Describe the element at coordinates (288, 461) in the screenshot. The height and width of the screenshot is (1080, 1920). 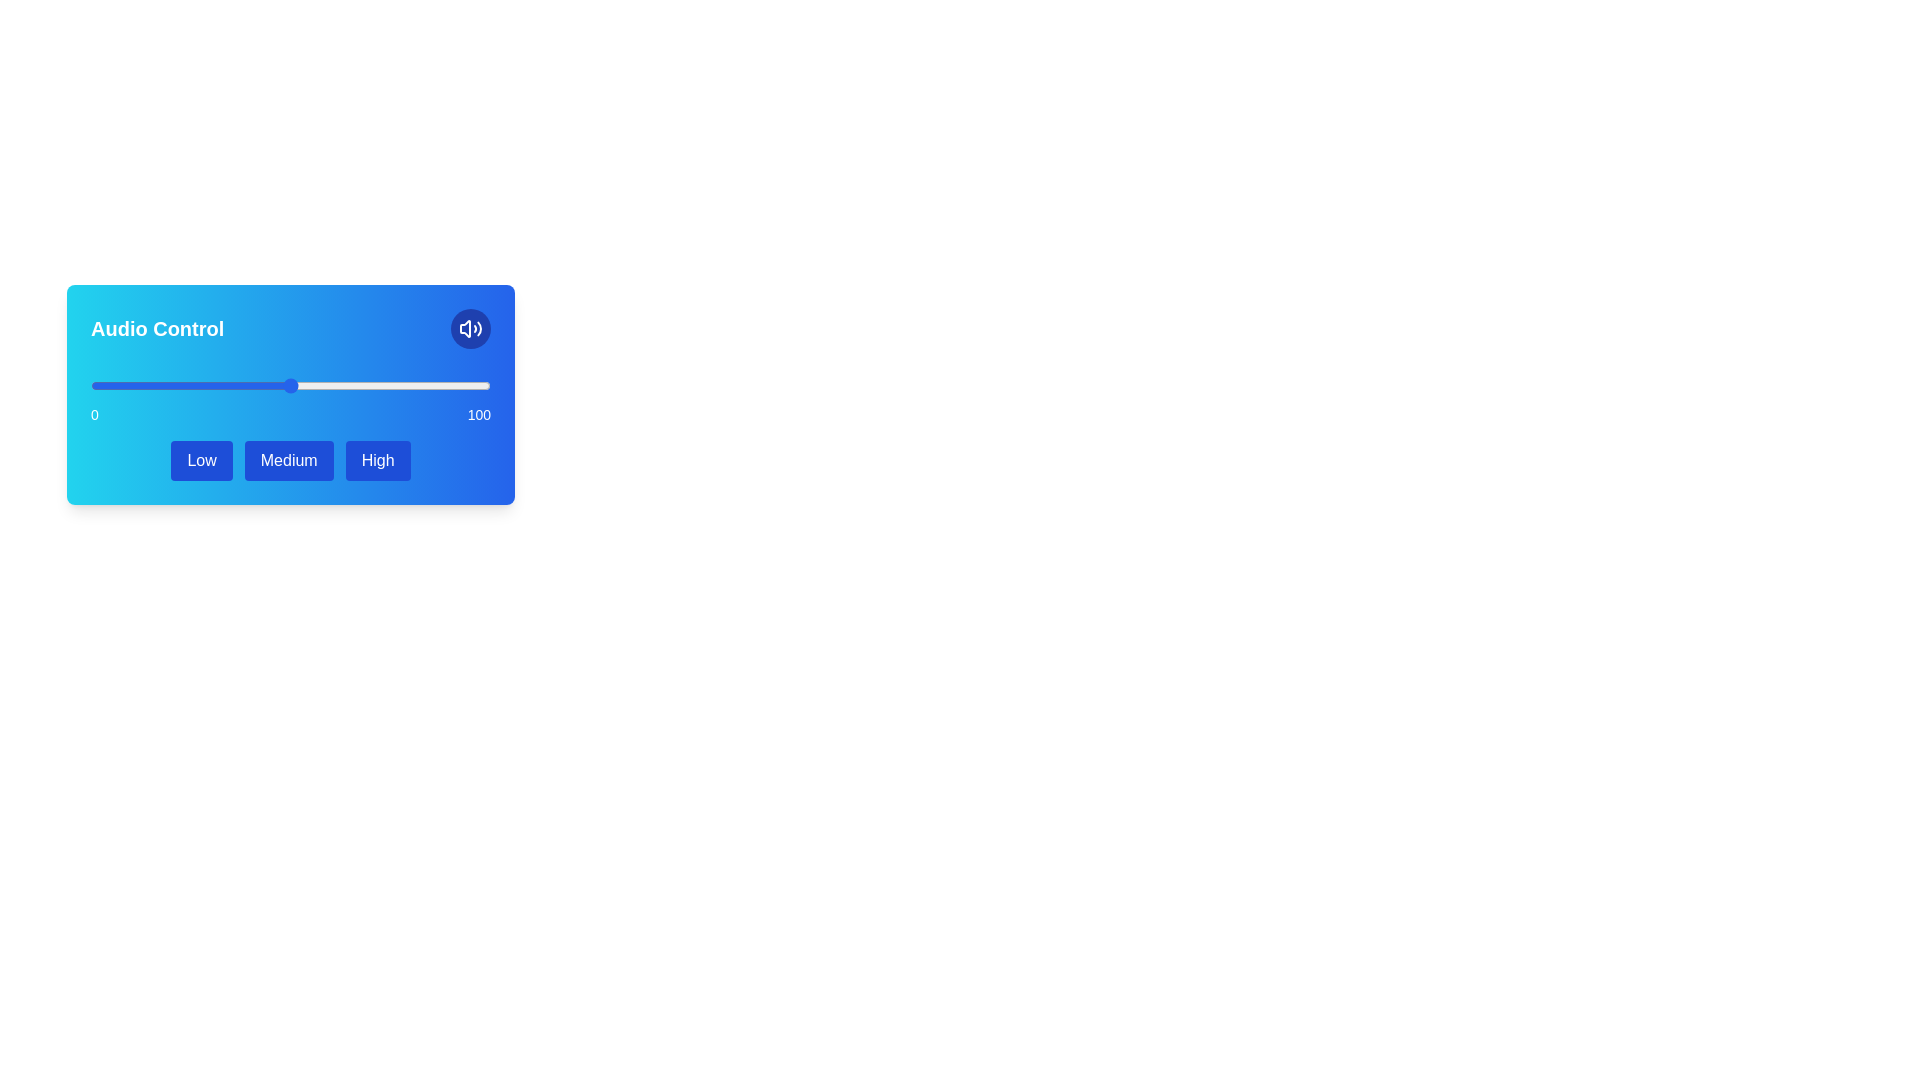
I see `the 'Medium' button, which is a rectangular button with a blue background and rounded corners` at that location.